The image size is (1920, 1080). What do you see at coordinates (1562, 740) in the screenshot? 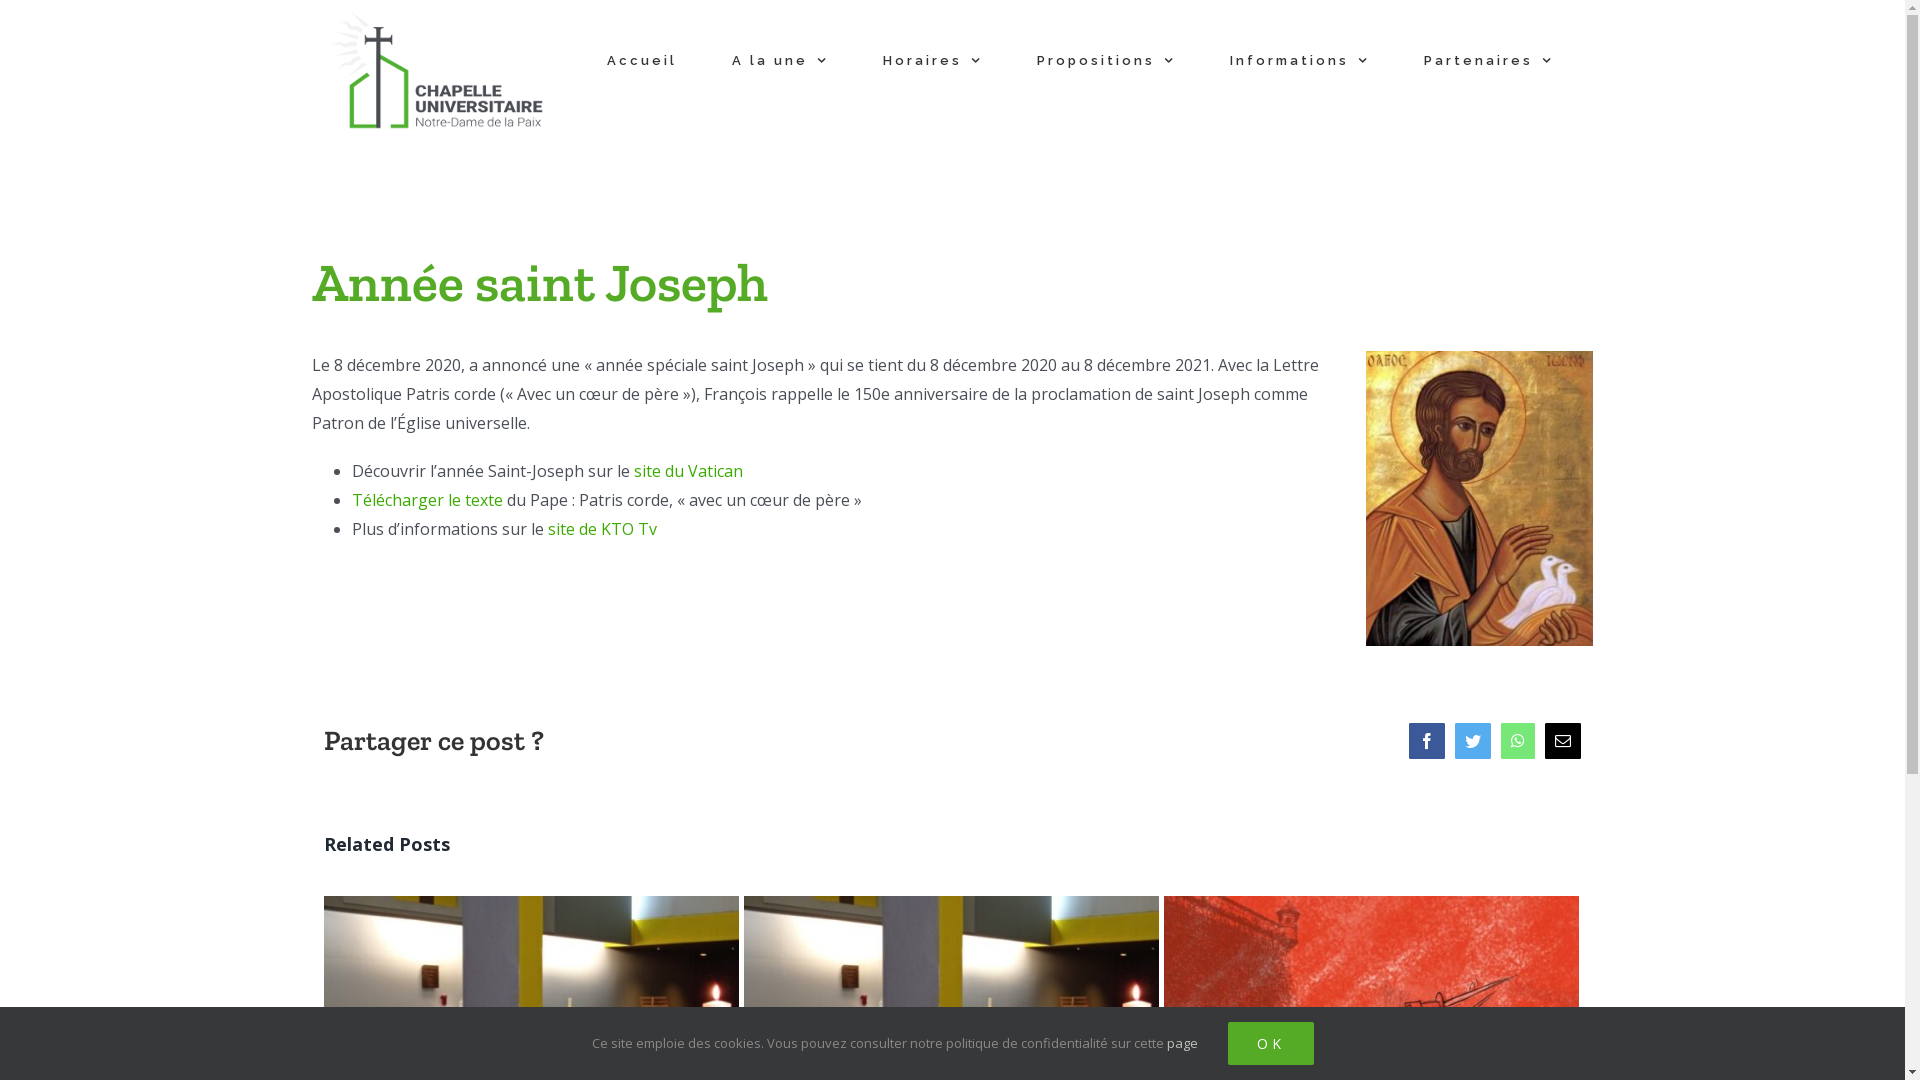
I see `'Email'` at bounding box center [1562, 740].